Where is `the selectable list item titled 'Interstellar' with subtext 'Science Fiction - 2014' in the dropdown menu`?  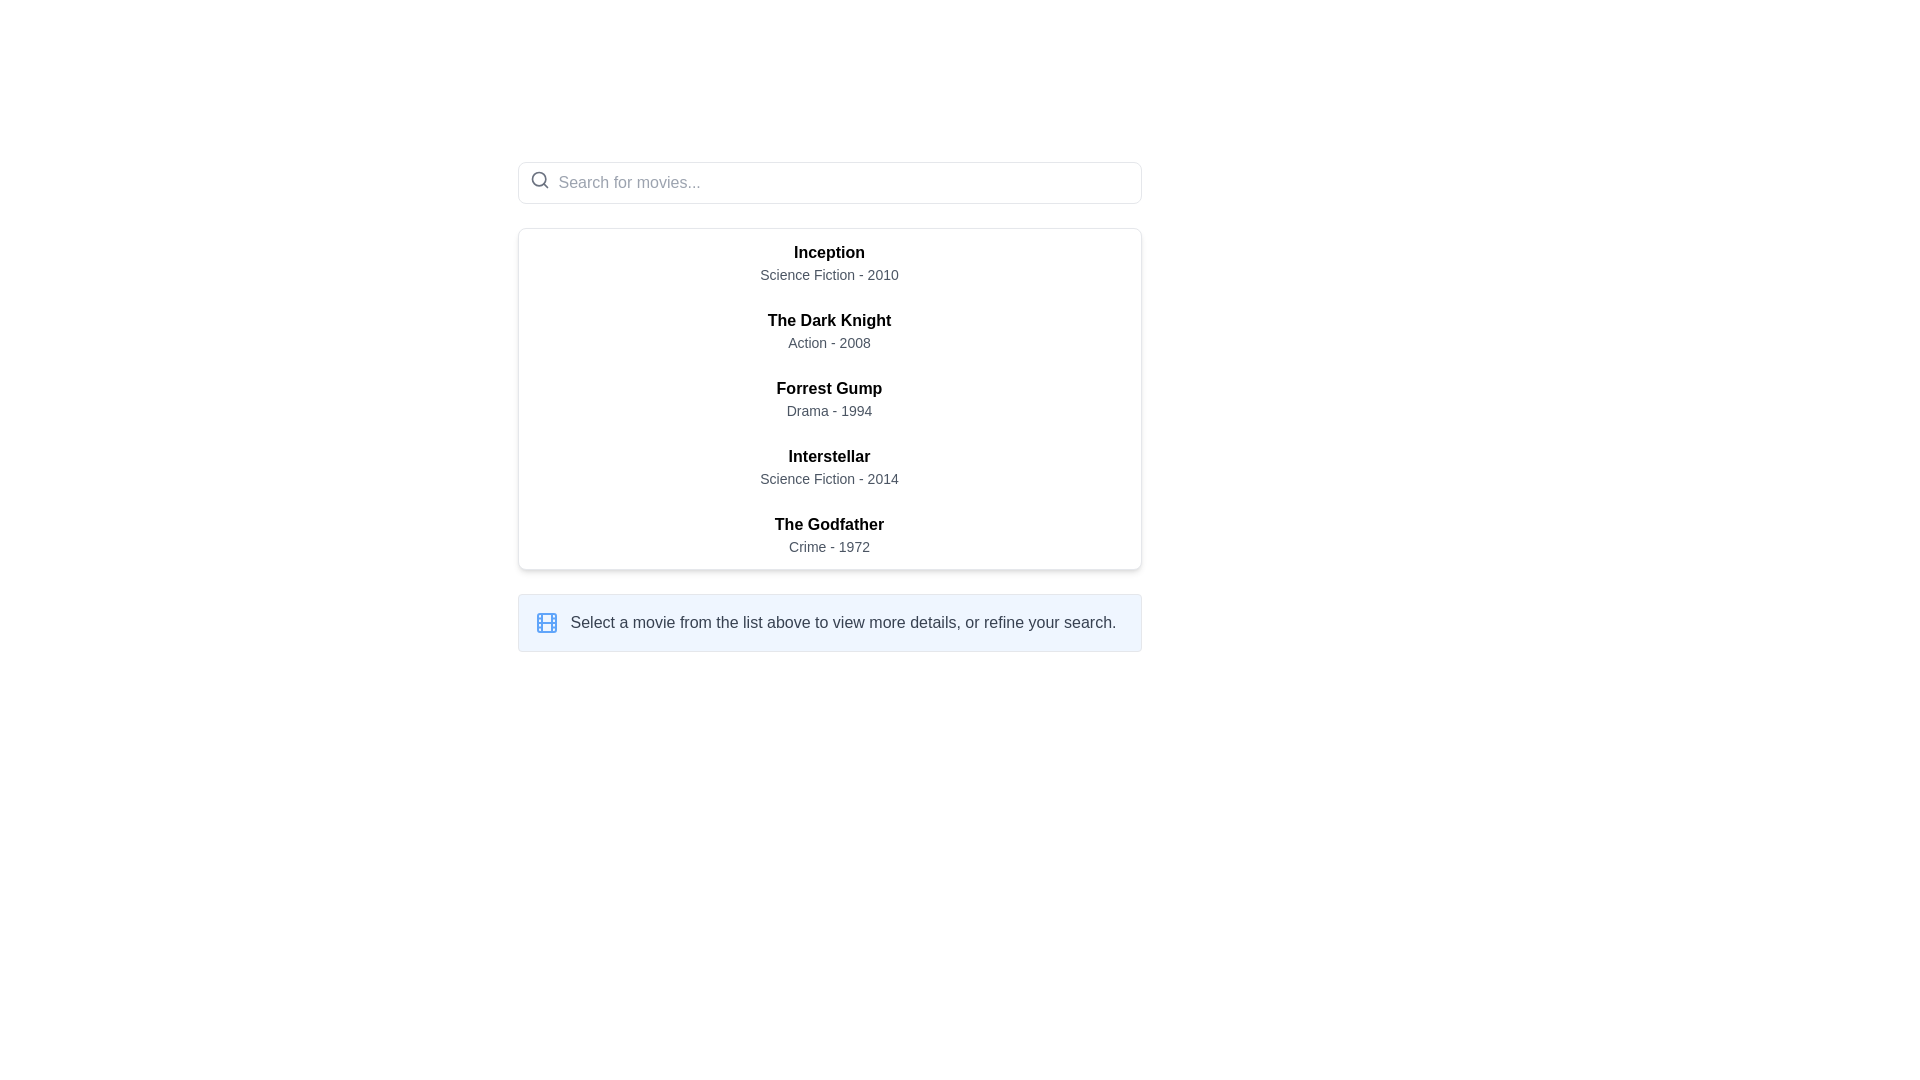
the selectable list item titled 'Interstellar' with subtext 'Science Fiction - 2014' in the dropdown menu is located at coordinates (829, 466).